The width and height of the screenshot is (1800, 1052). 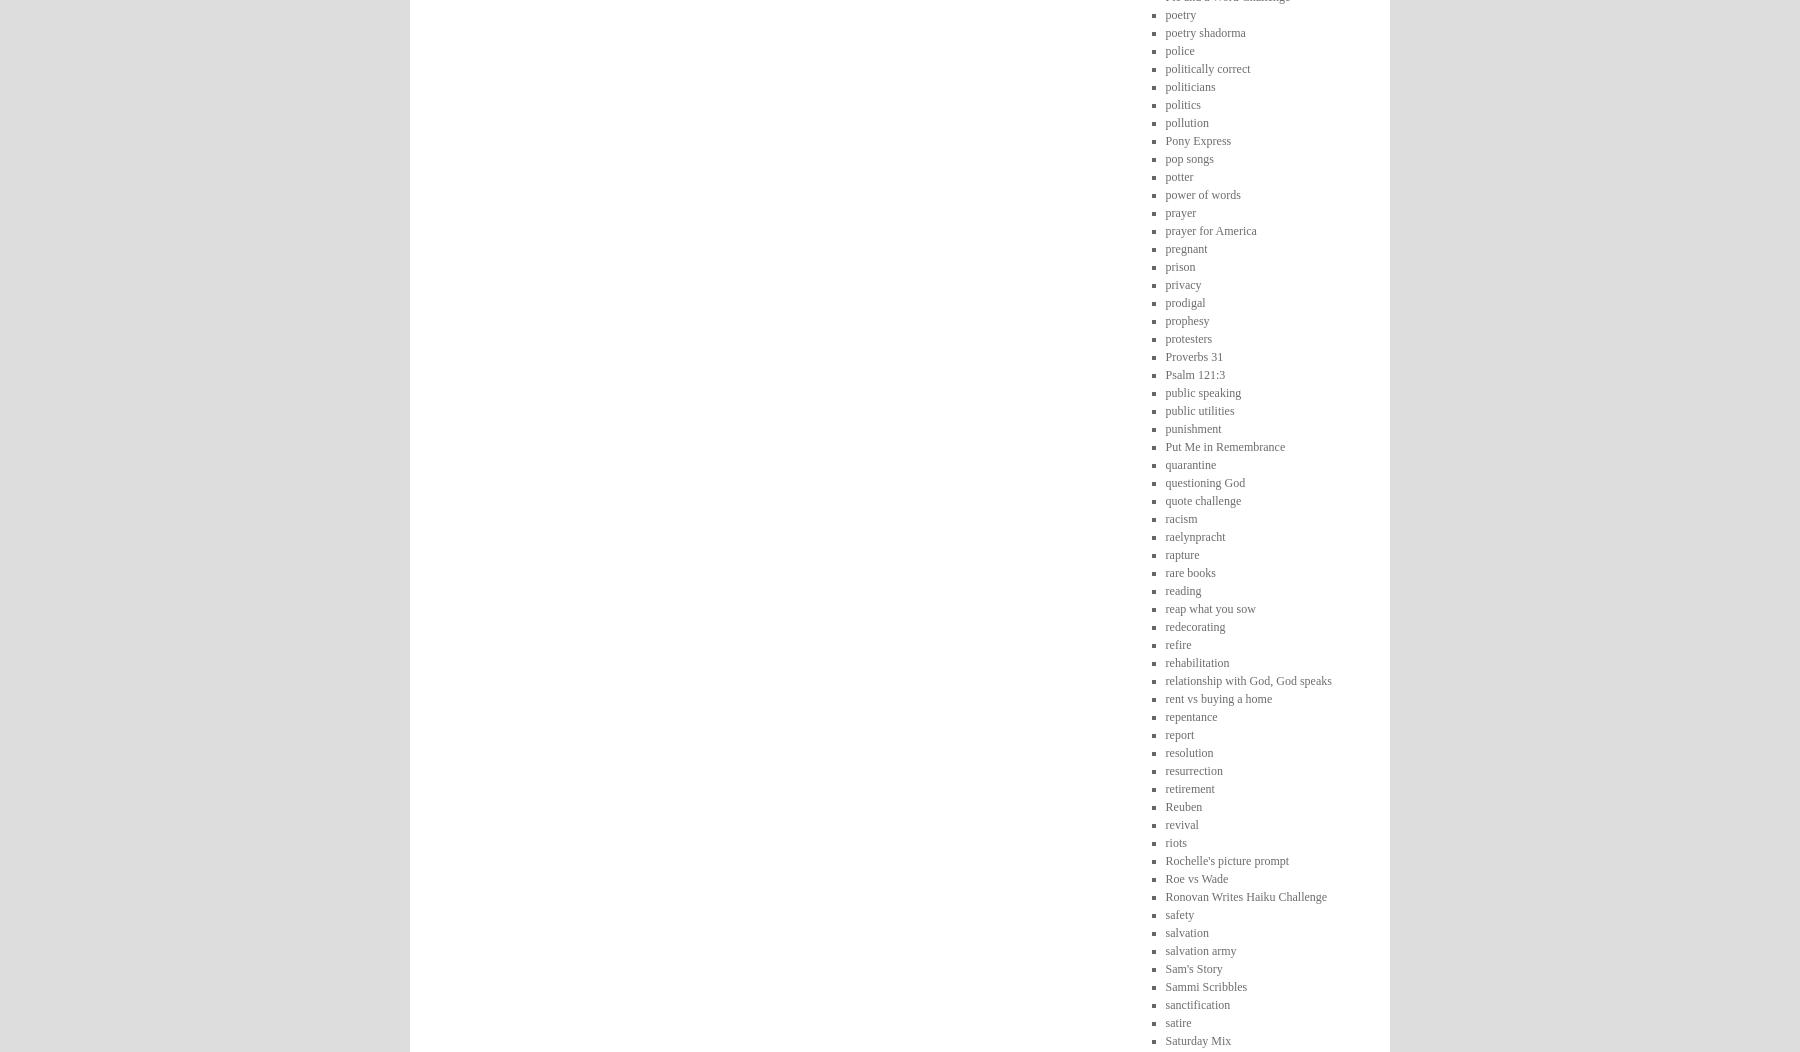 What do you see at coordinates (1203, 482) in the screenshot?
I see `'questioning God'` at bounding box center [1203, 482].